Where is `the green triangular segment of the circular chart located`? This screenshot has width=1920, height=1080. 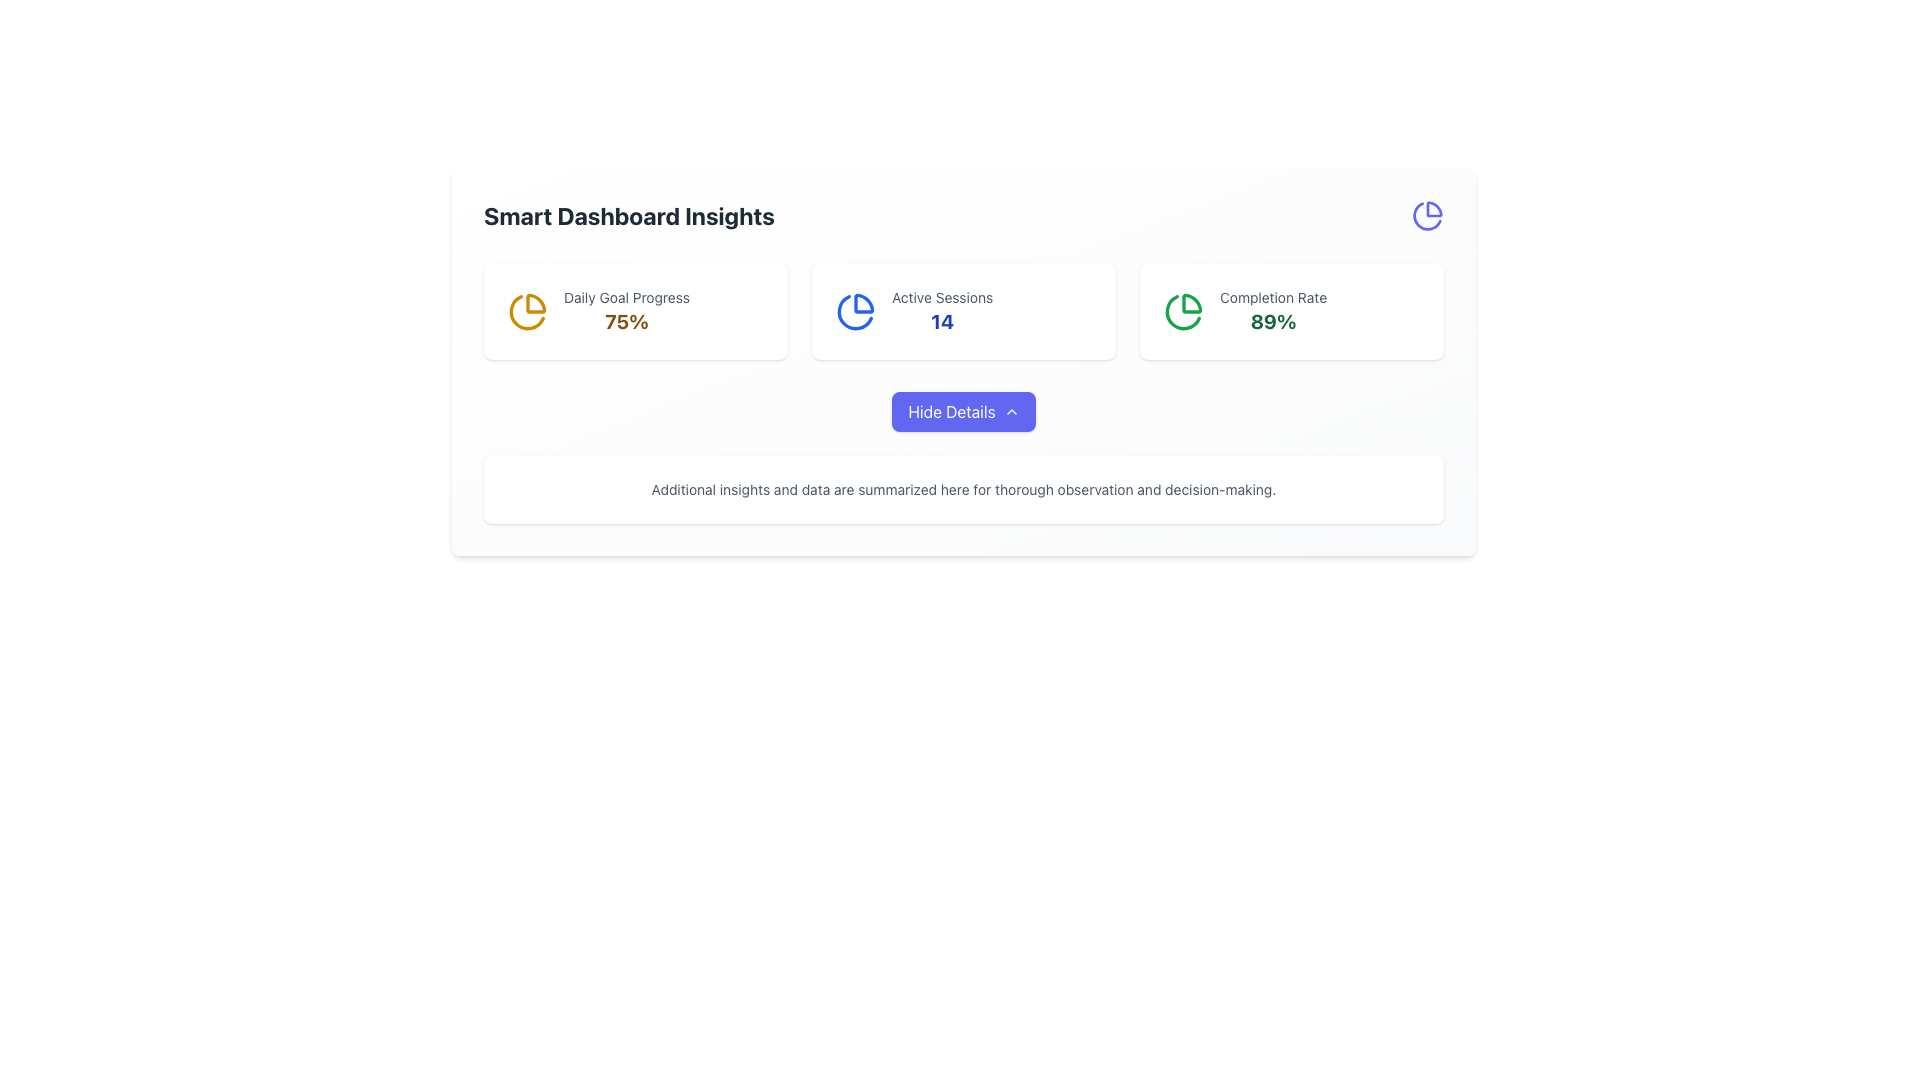 the green triangular segment of the circular chart located is located at coordinates (1192, 303).